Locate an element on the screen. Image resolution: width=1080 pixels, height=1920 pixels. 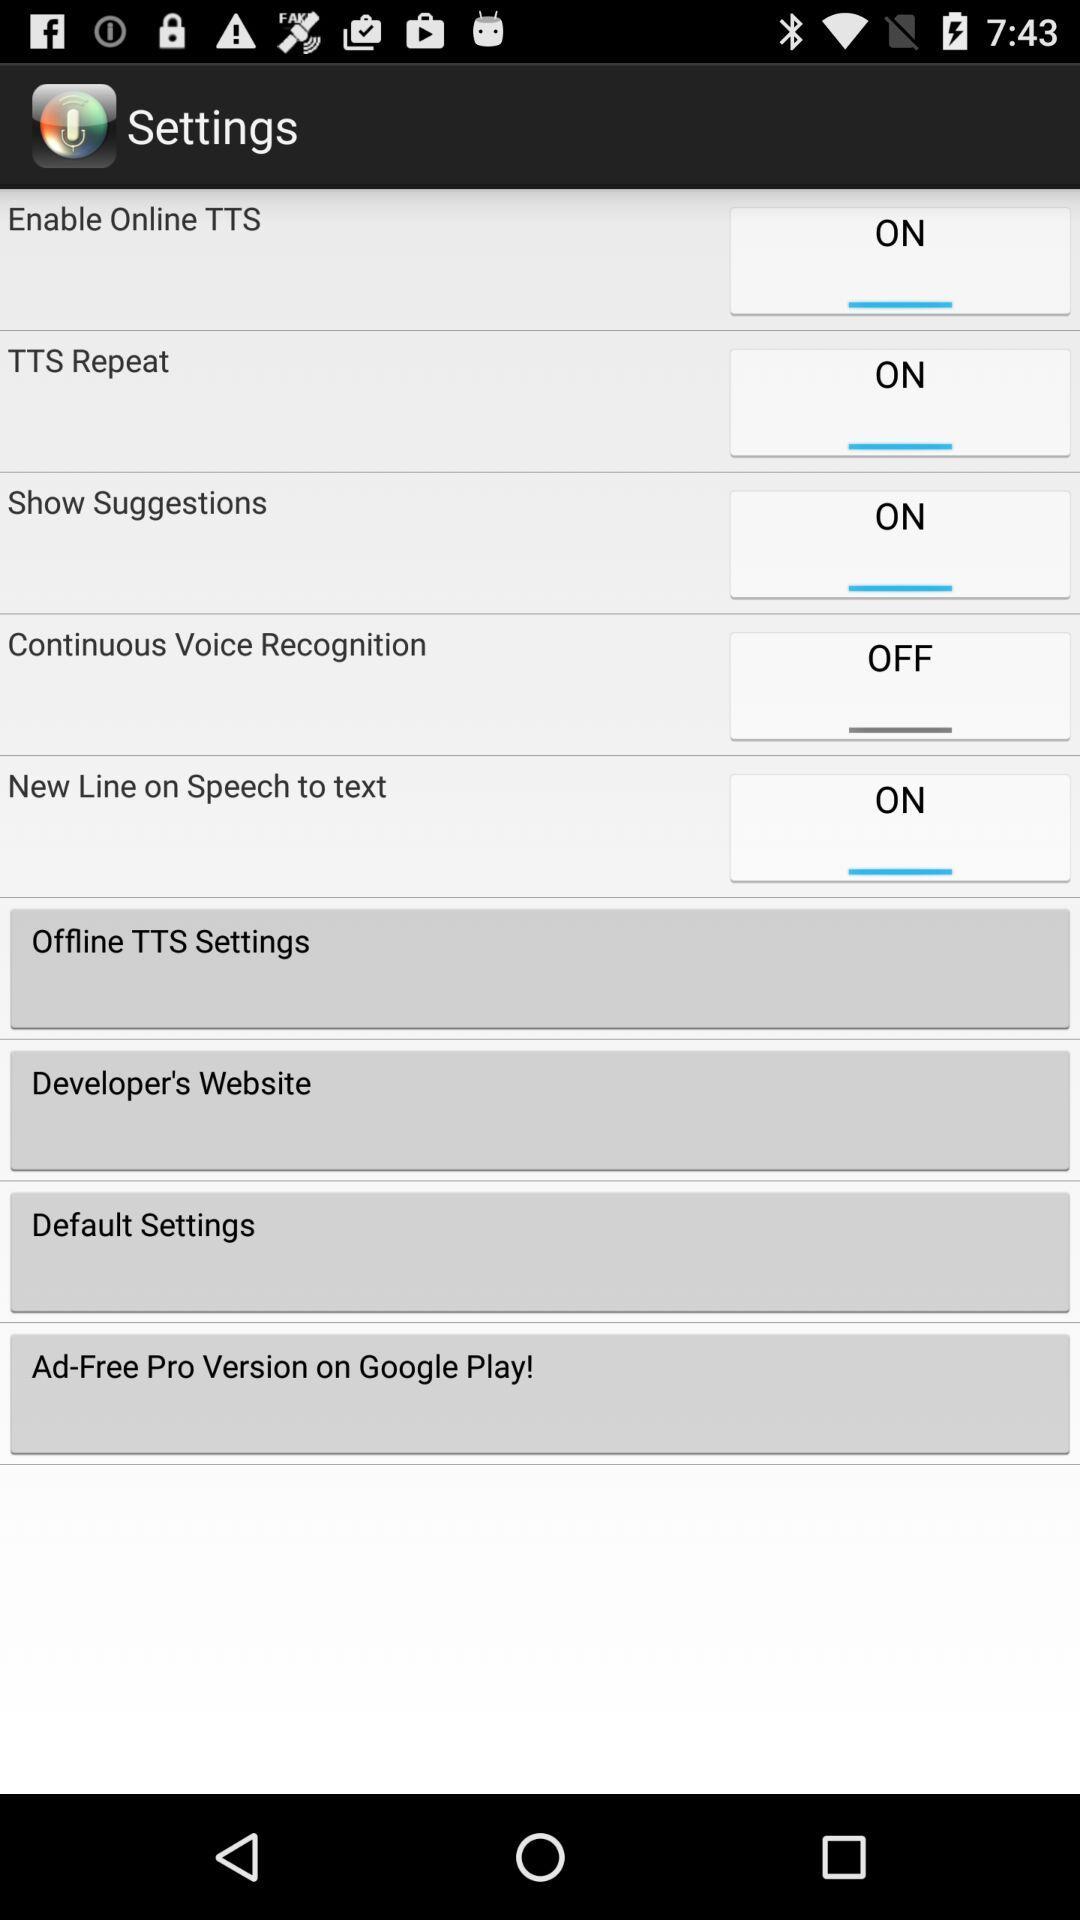
button below the offline tts settings item is located at coordinates (540, 1109).